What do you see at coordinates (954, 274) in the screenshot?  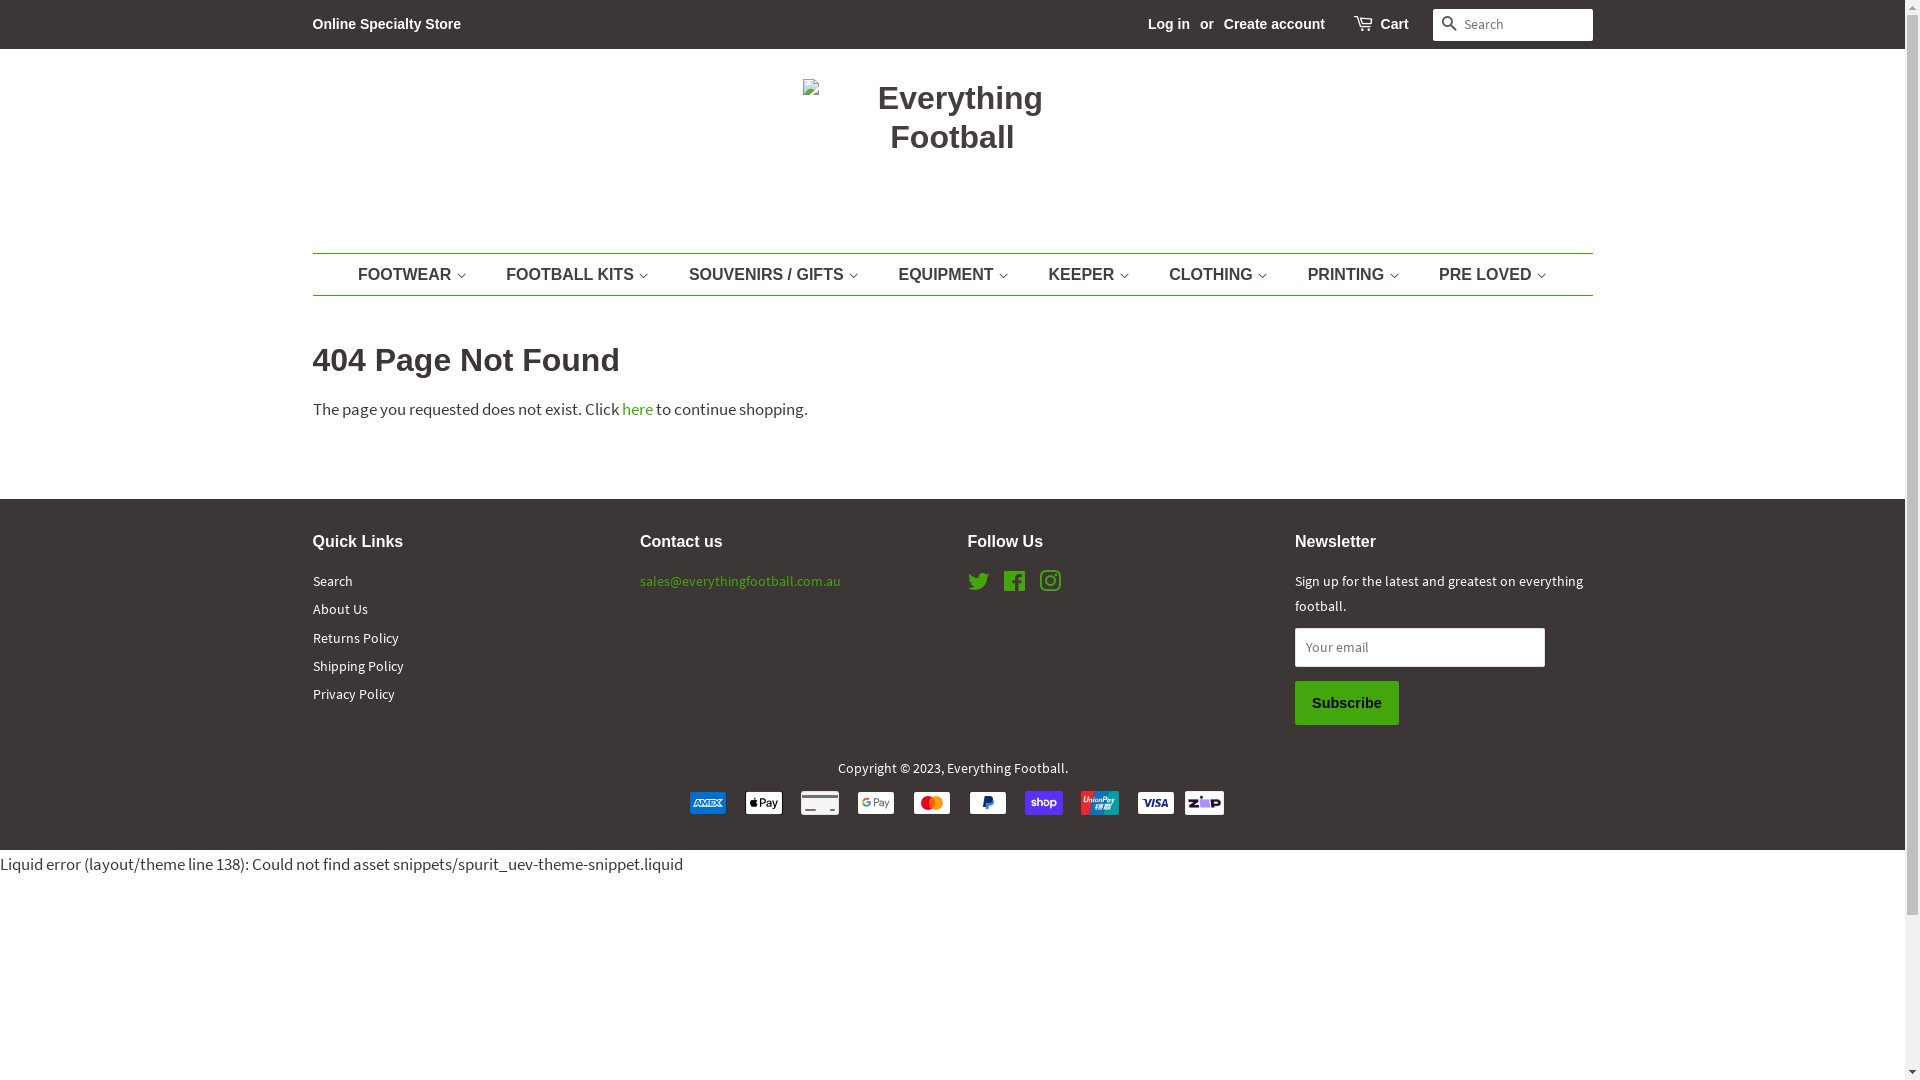 I see `'EQUIPMENT'` at bounding box center [954, 274].